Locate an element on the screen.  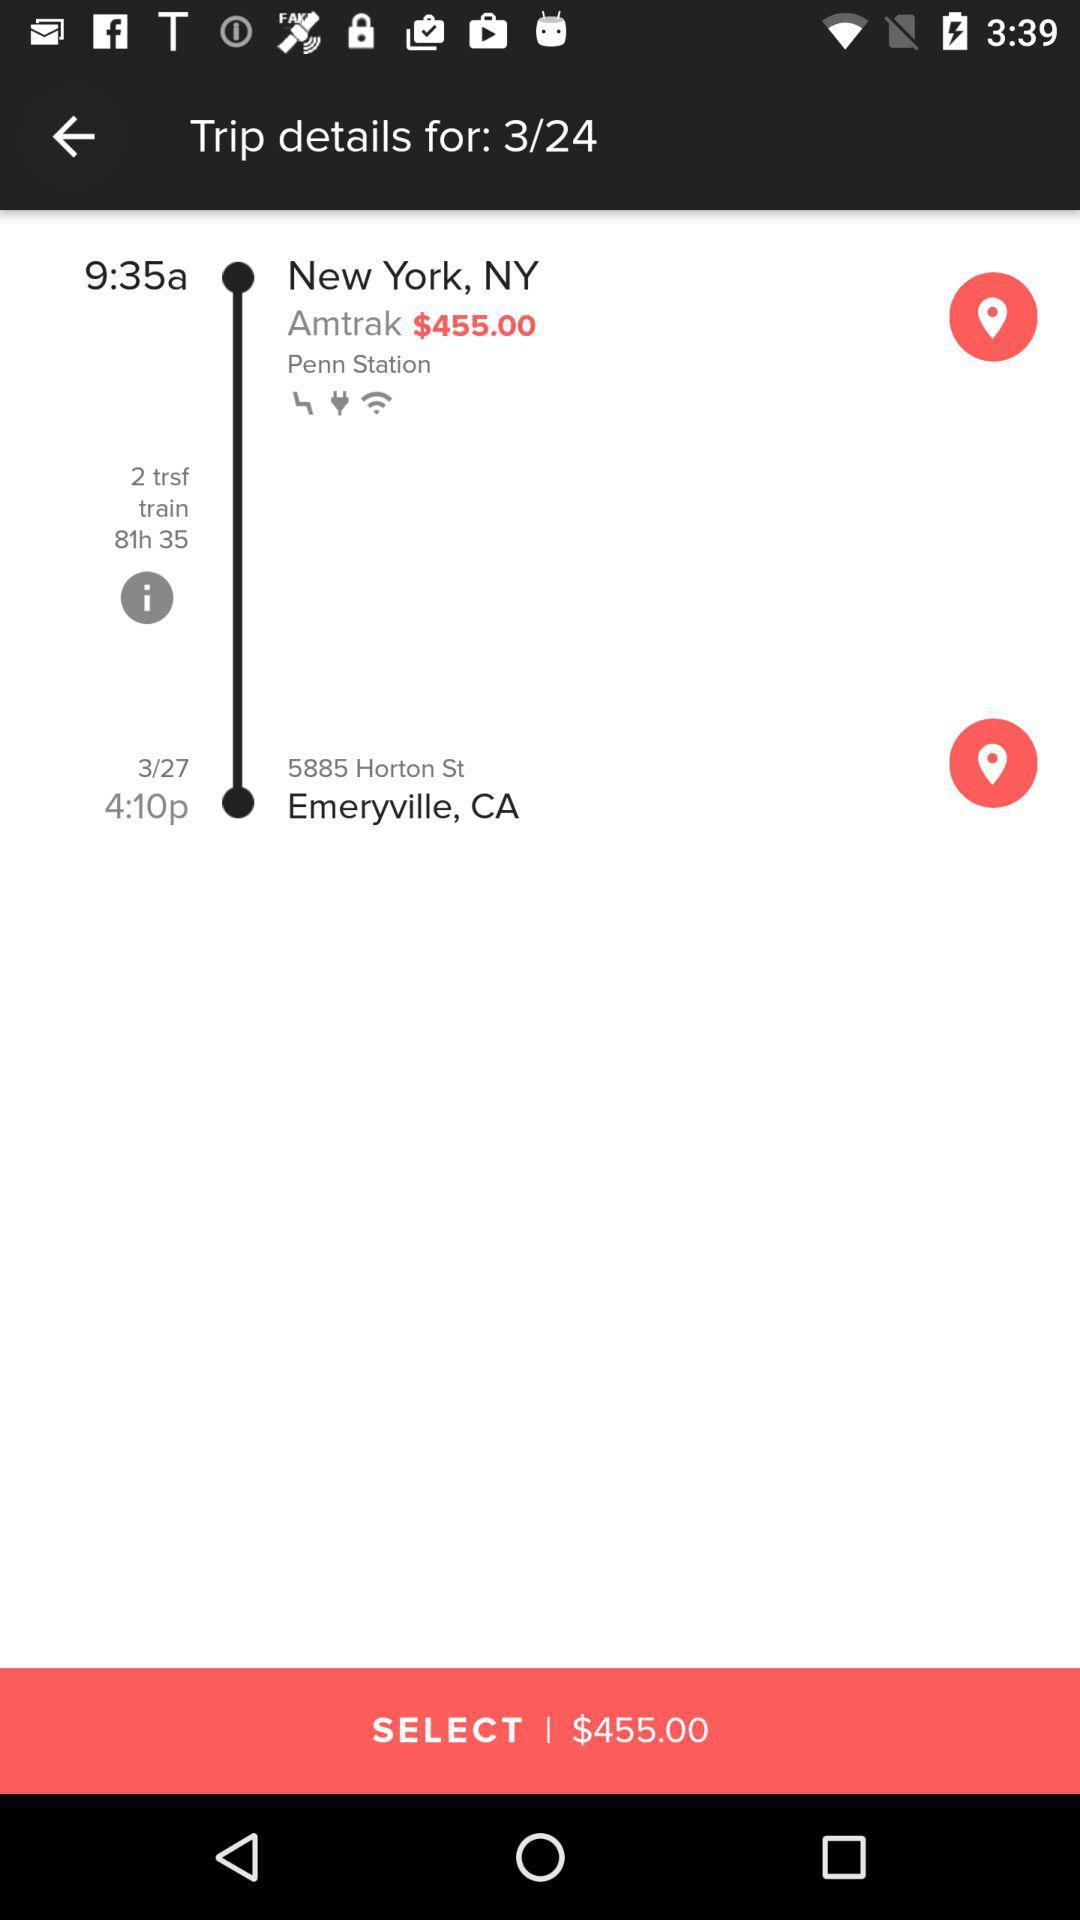
the item above the 9:35a item is located at coordinates (540, 230).